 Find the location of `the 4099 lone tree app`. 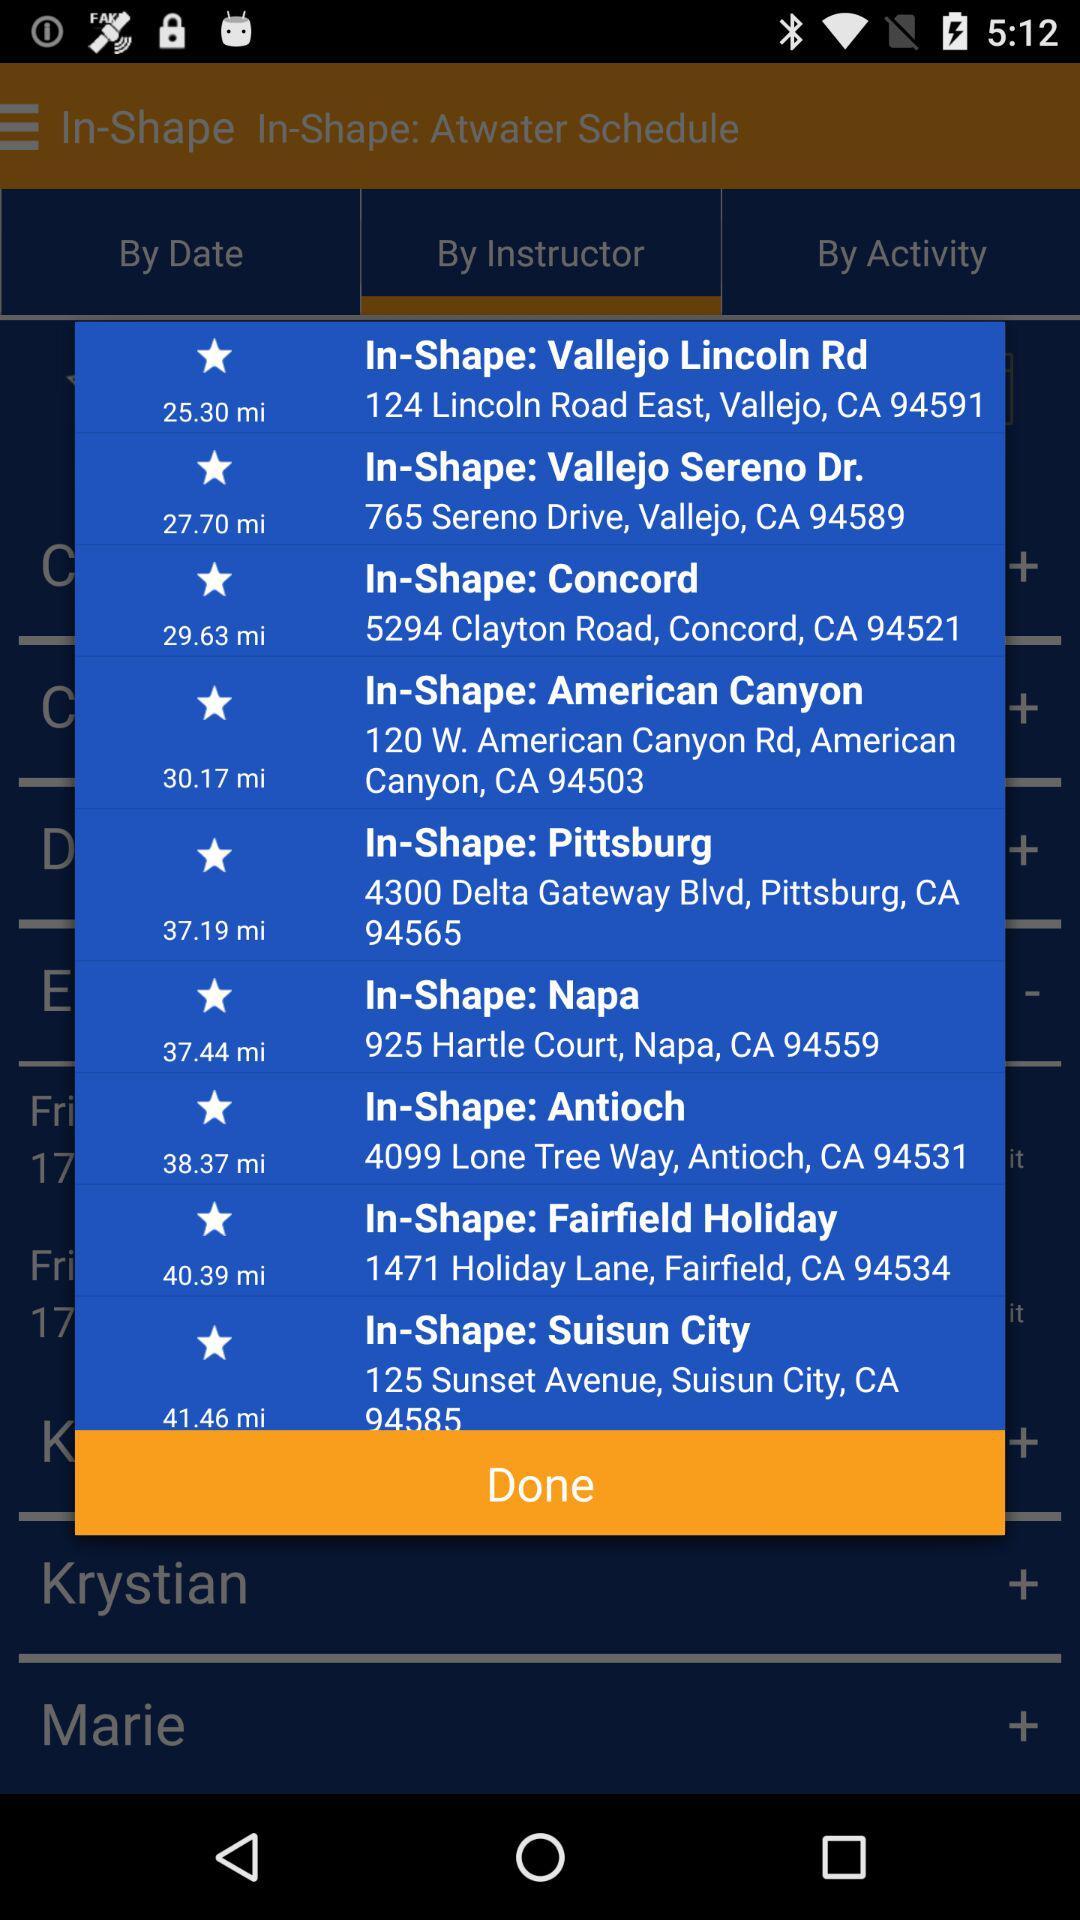

the 4099 lone tree app is located at coordinates (678, 1155).